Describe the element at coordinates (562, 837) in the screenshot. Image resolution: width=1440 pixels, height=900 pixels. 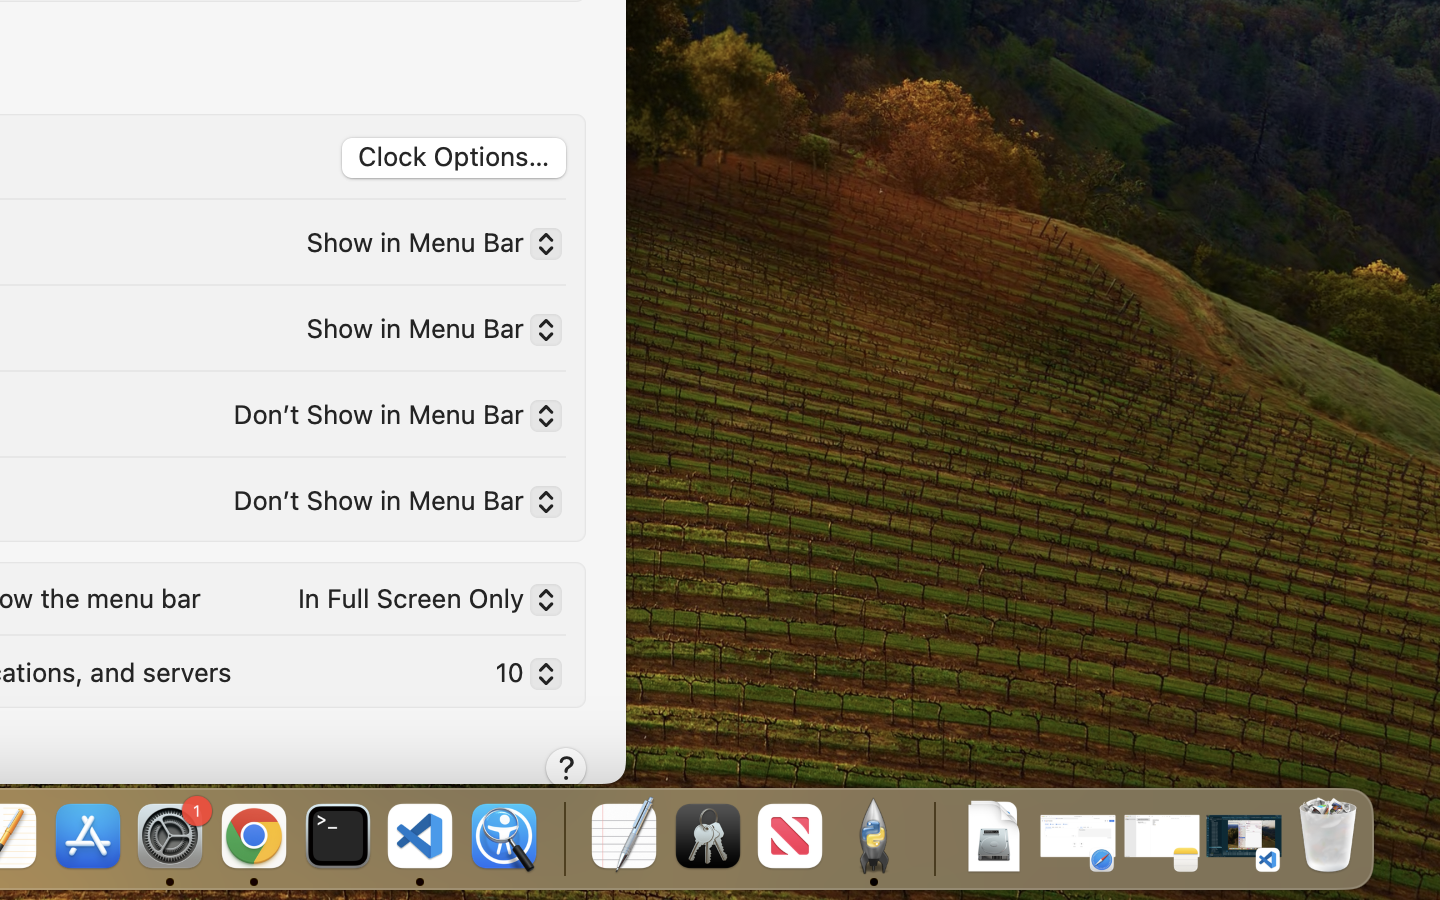
I see `'0.4285714328289032'` at that location.